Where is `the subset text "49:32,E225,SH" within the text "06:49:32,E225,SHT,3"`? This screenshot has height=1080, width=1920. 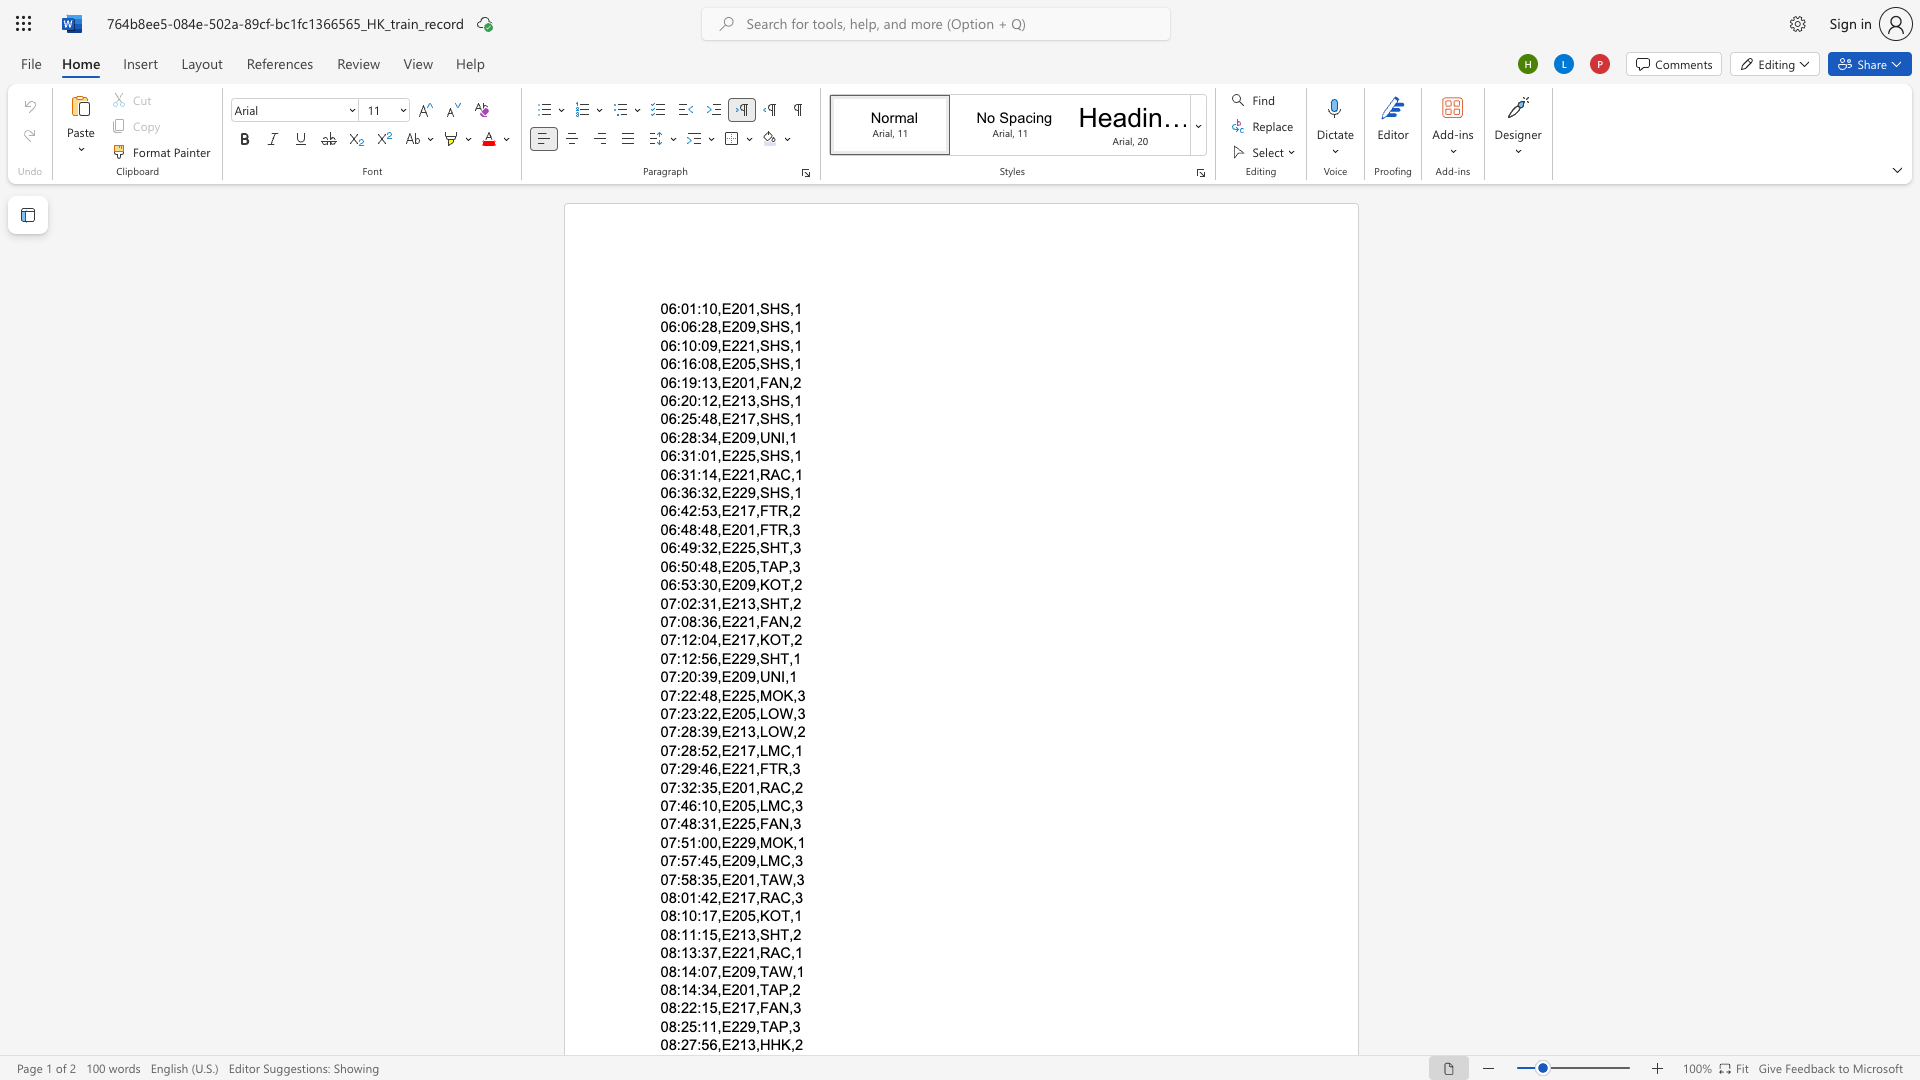 the subset text "49:32,E225,SH" within the text "06:49:32,E225,SHT,3" is located at coordinates (680, 548).